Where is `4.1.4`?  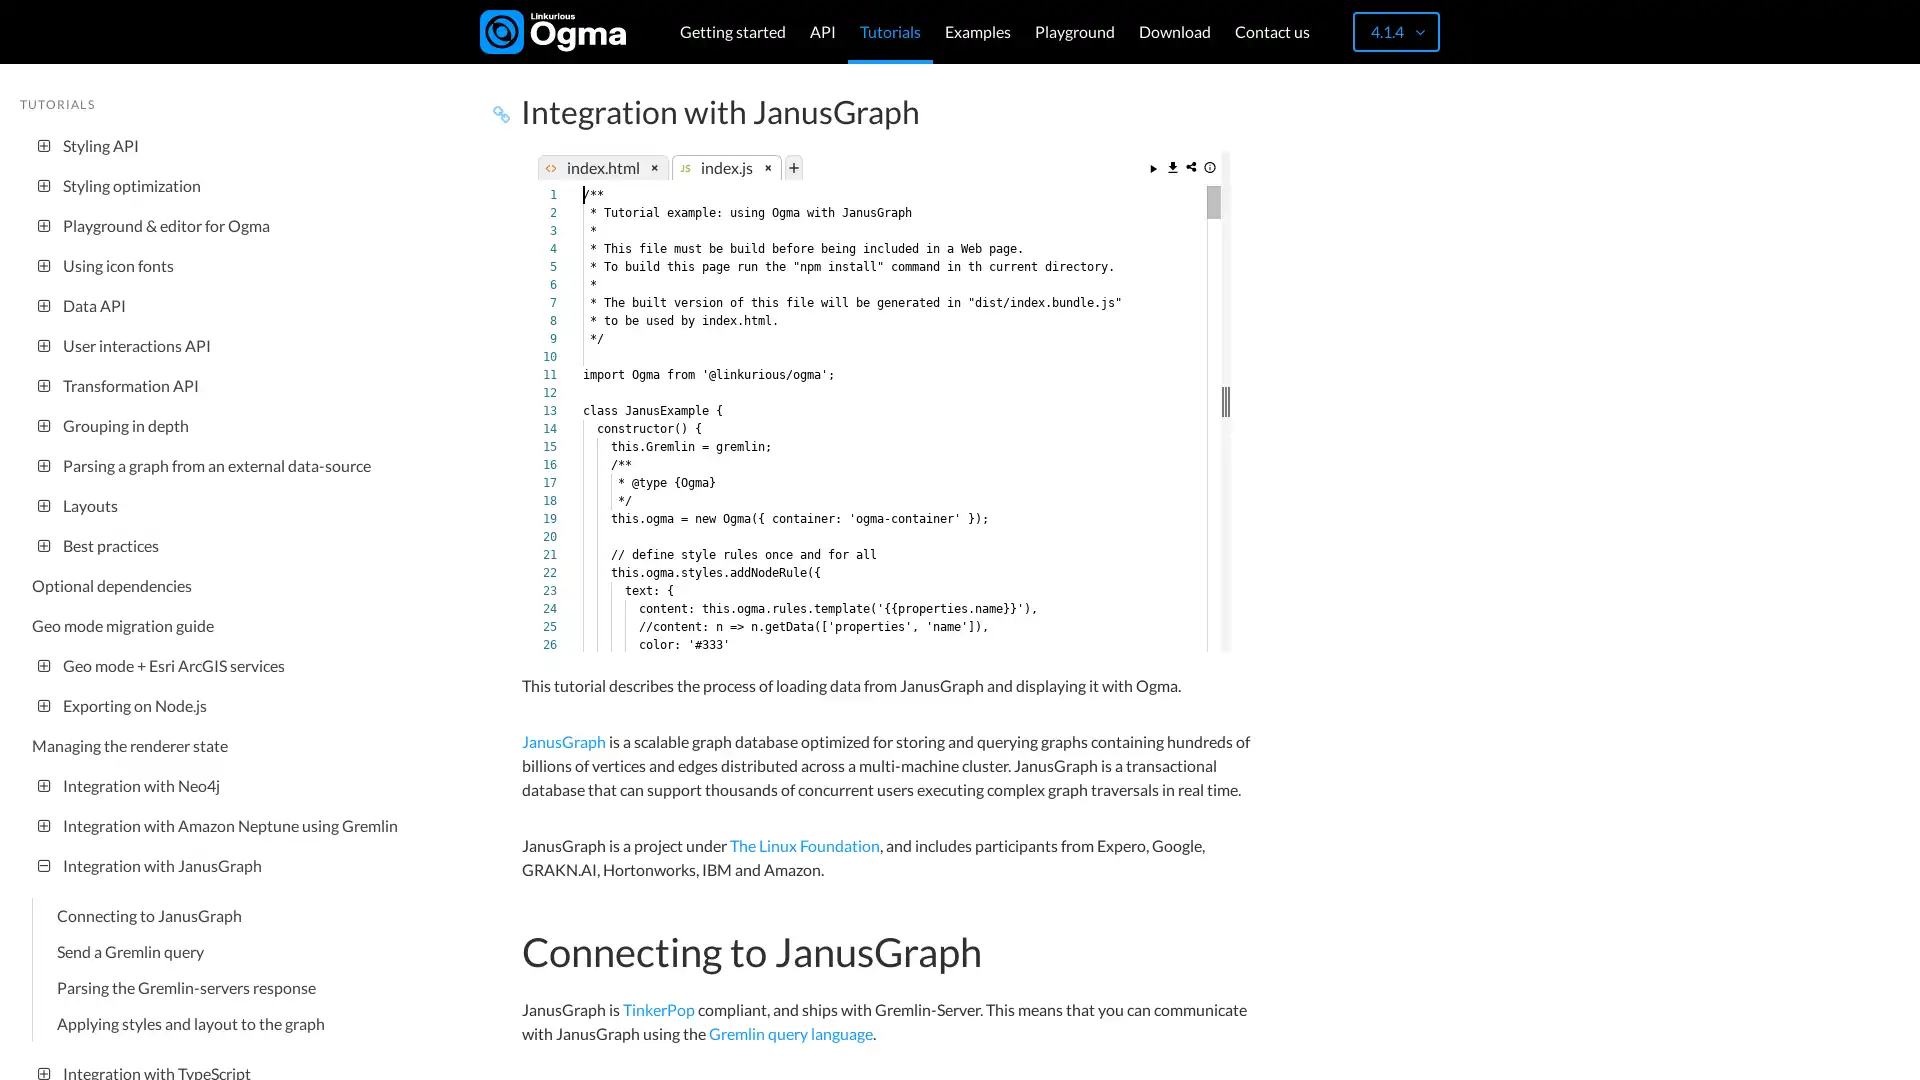 4.1.4 is located at coordinates (1395, 31).